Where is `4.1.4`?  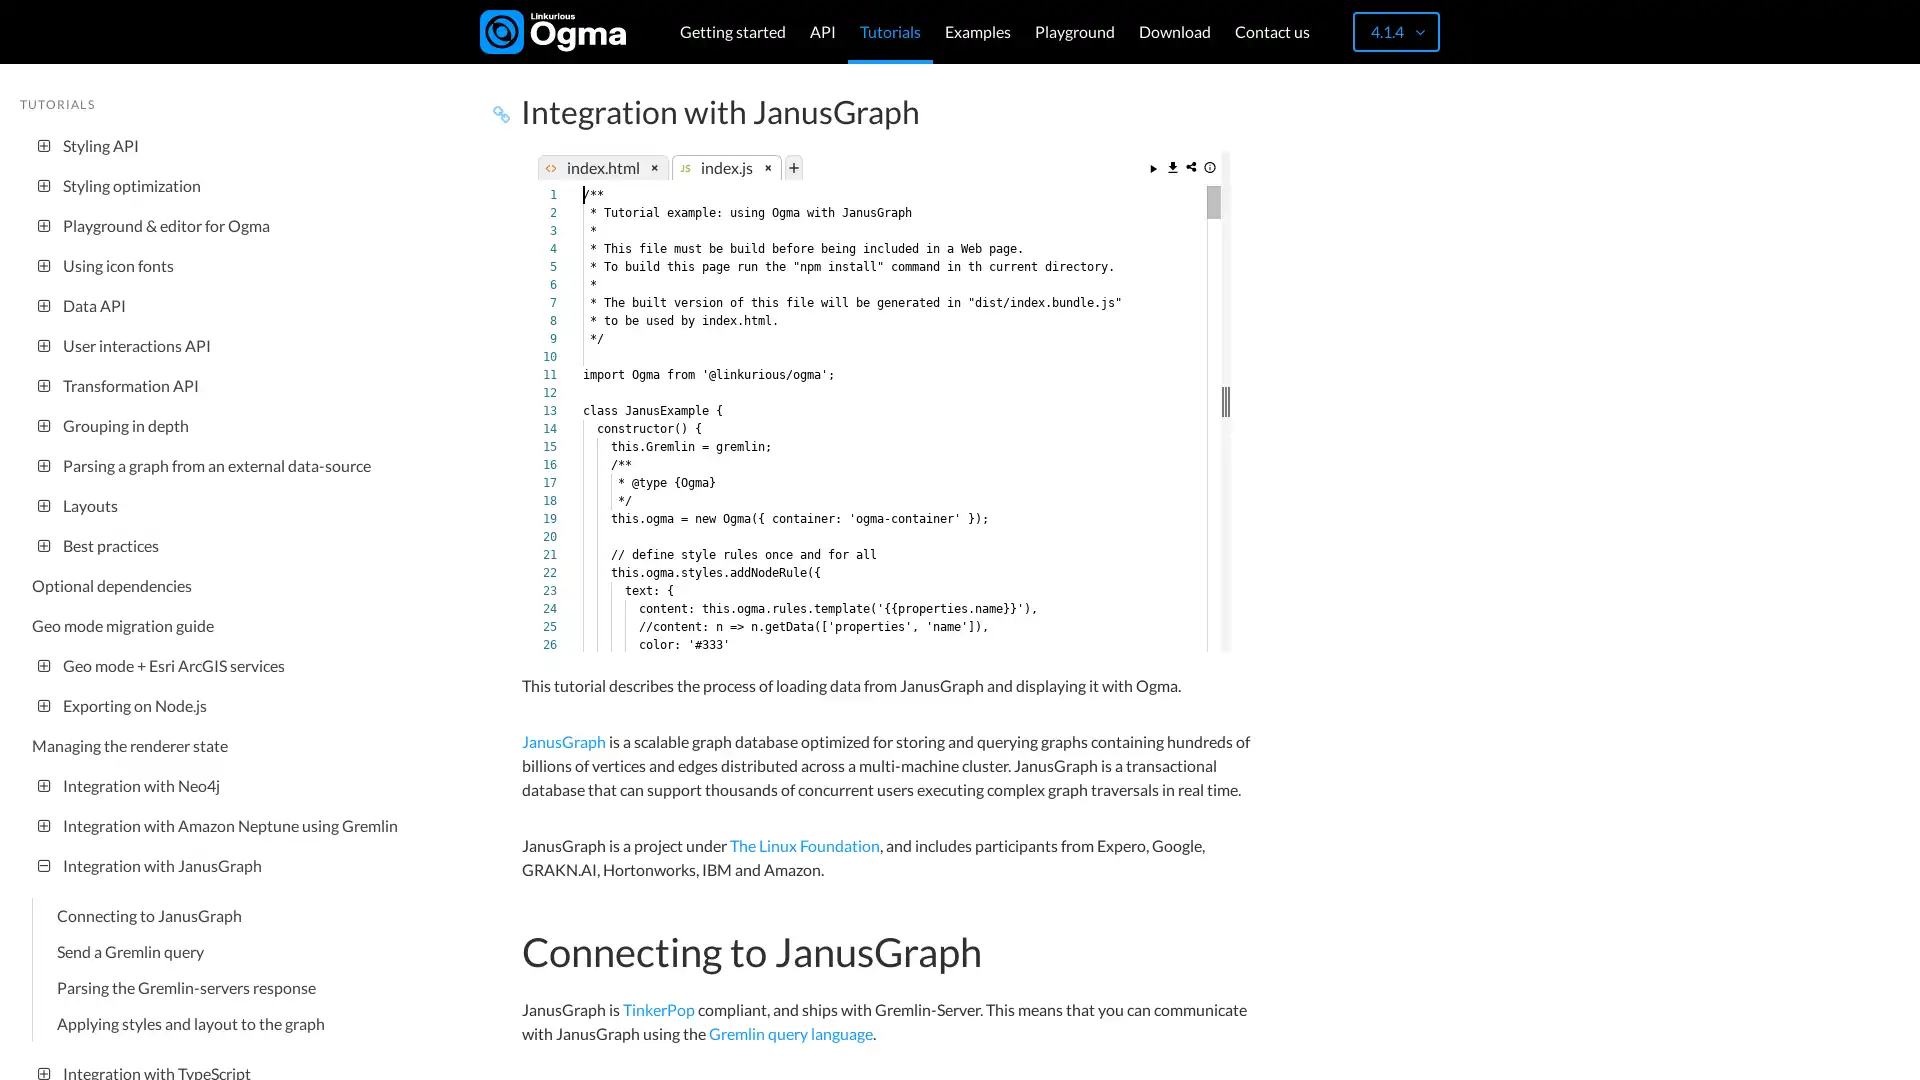 4.1.4 is located at coordinates (1395, 31).